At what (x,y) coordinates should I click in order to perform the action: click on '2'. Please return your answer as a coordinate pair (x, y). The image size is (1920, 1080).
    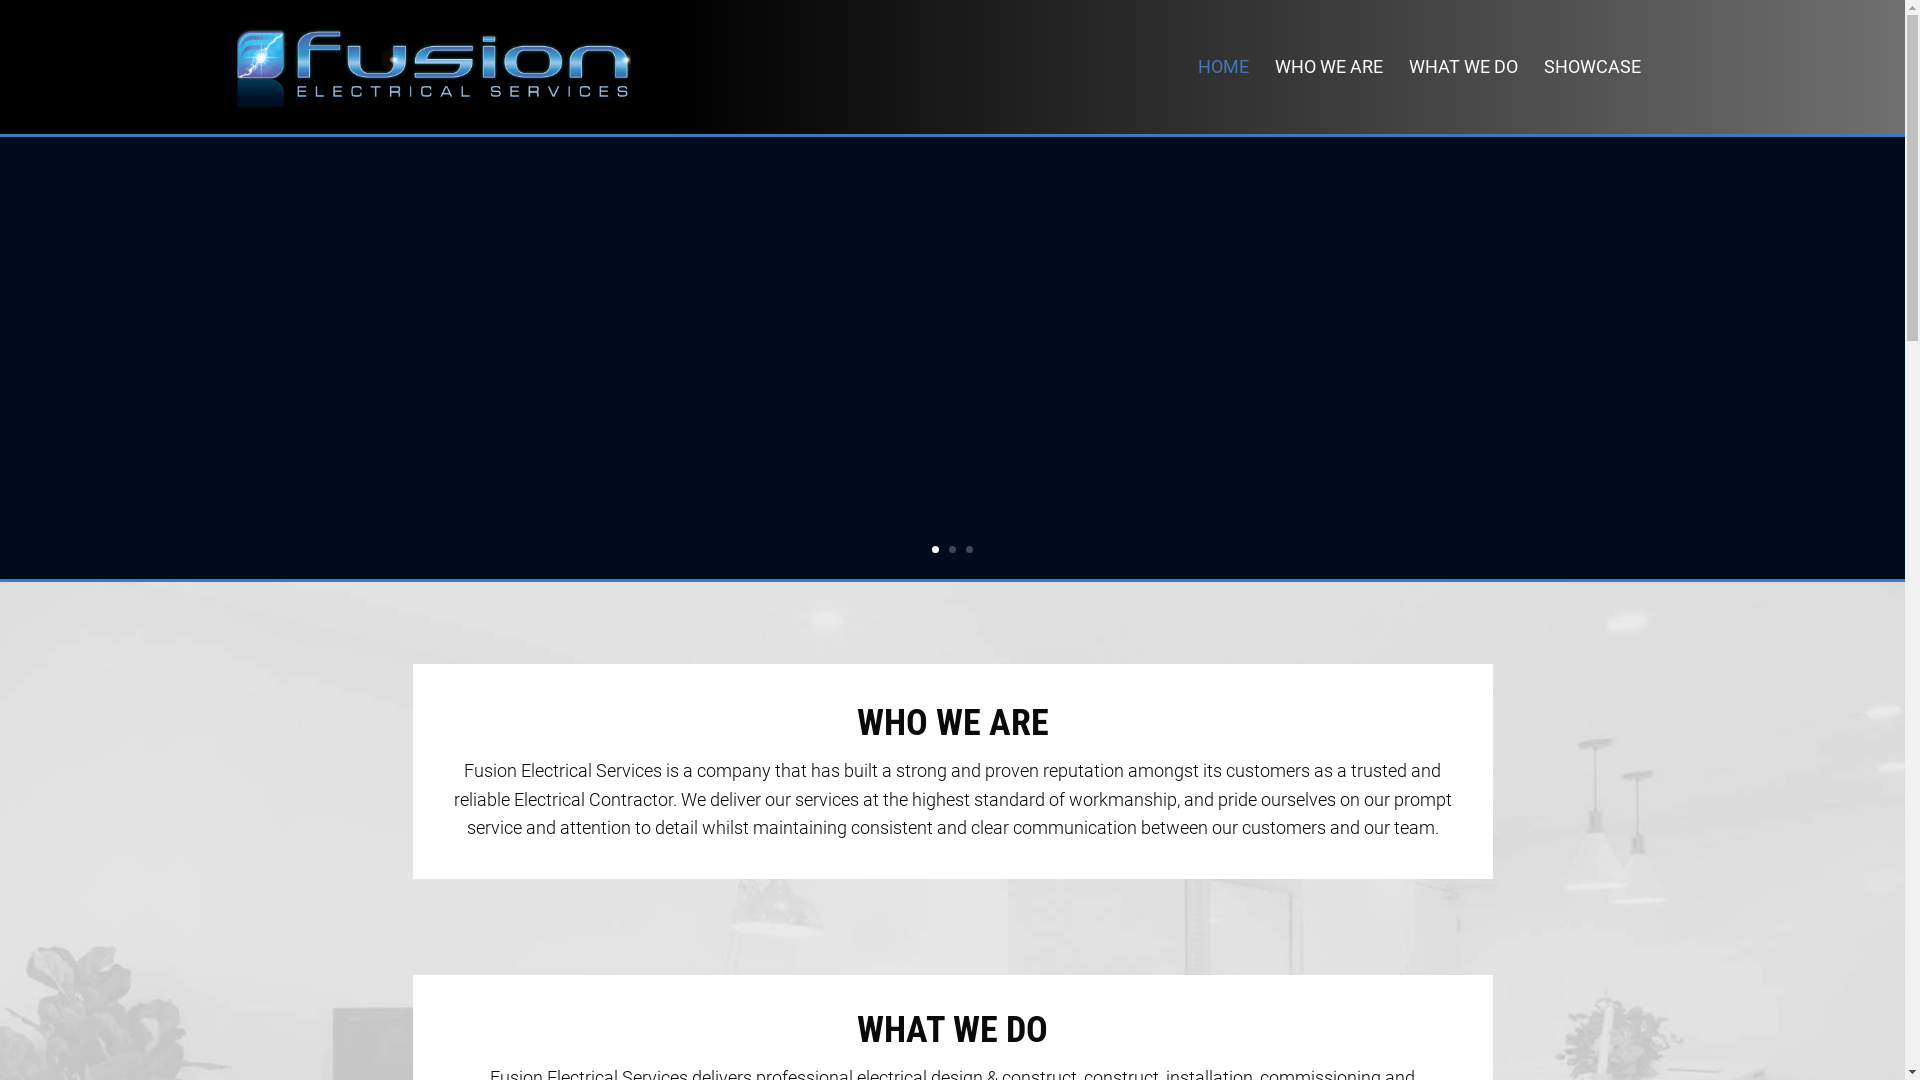
    Looking at the image, I should click on (951, 549).